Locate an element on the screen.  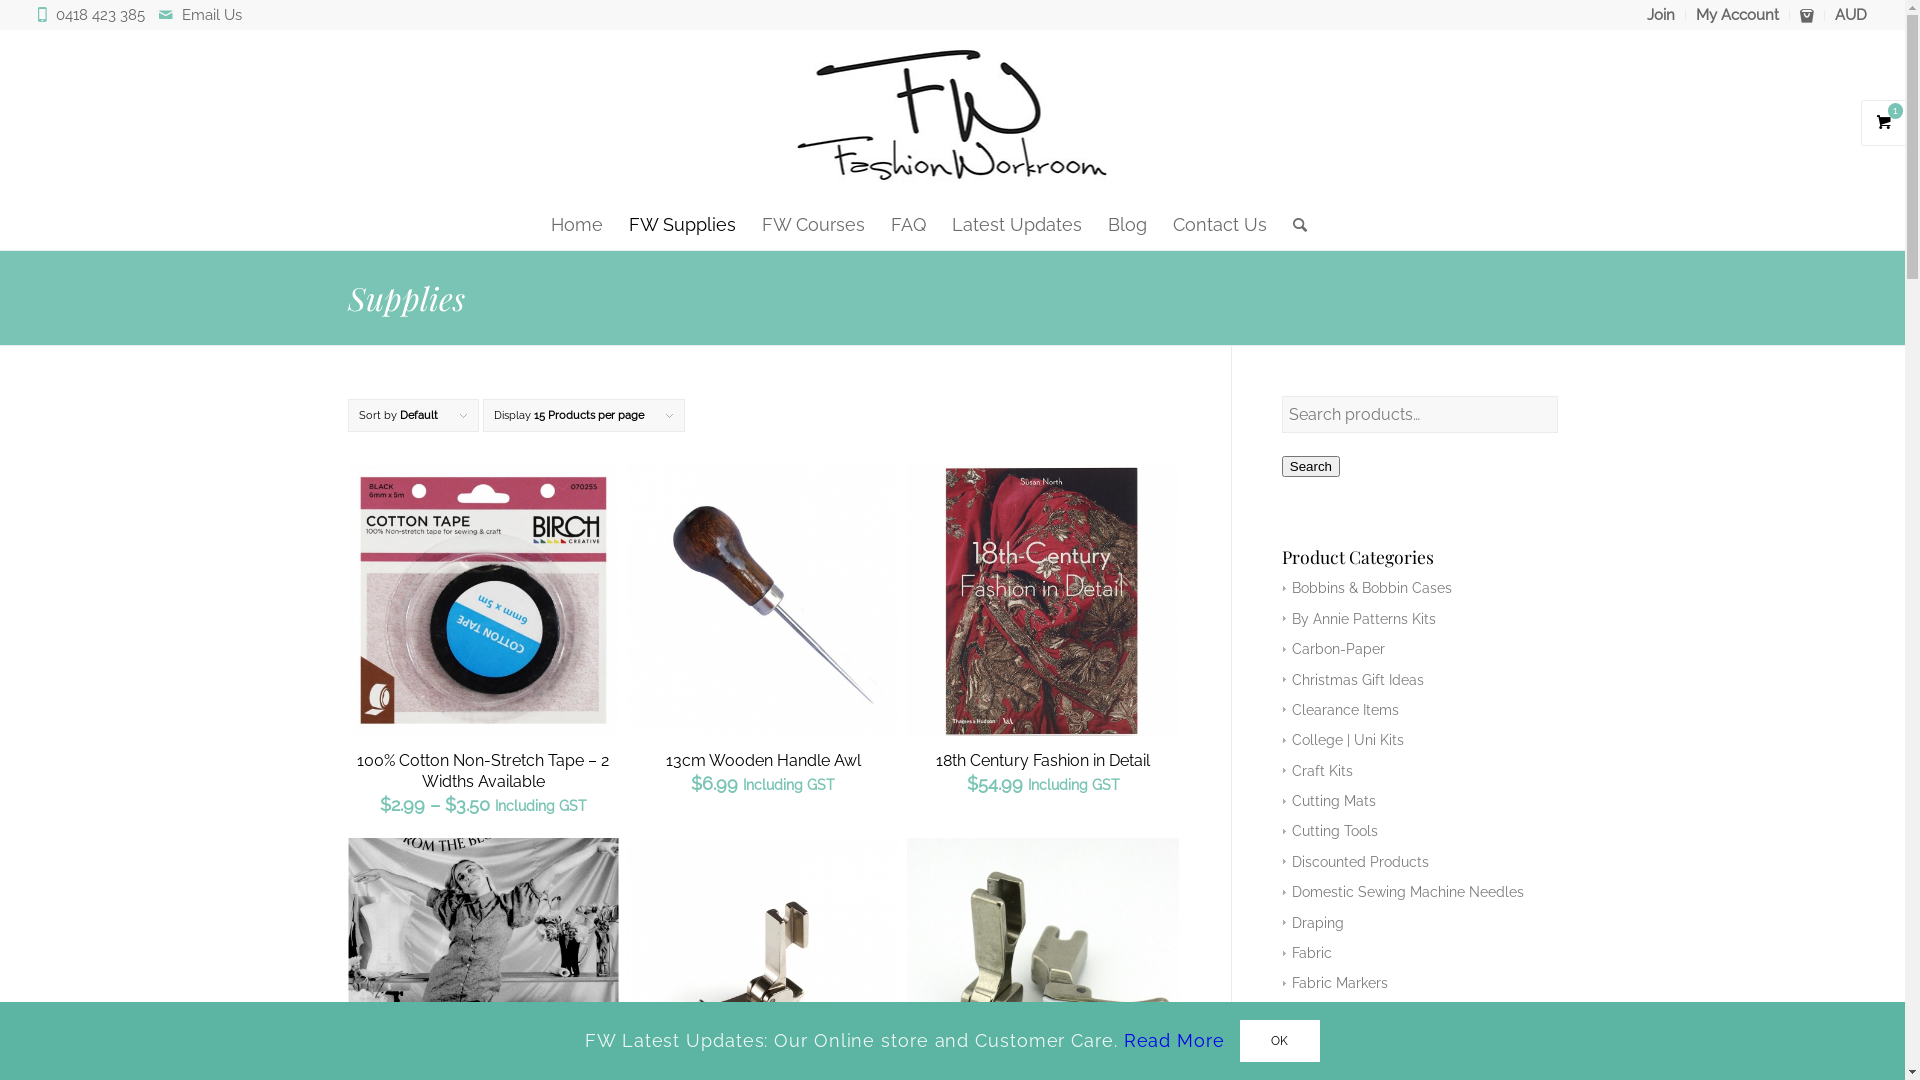
'13cm Wooden Handle Awl is located at coordinates (762, 636).